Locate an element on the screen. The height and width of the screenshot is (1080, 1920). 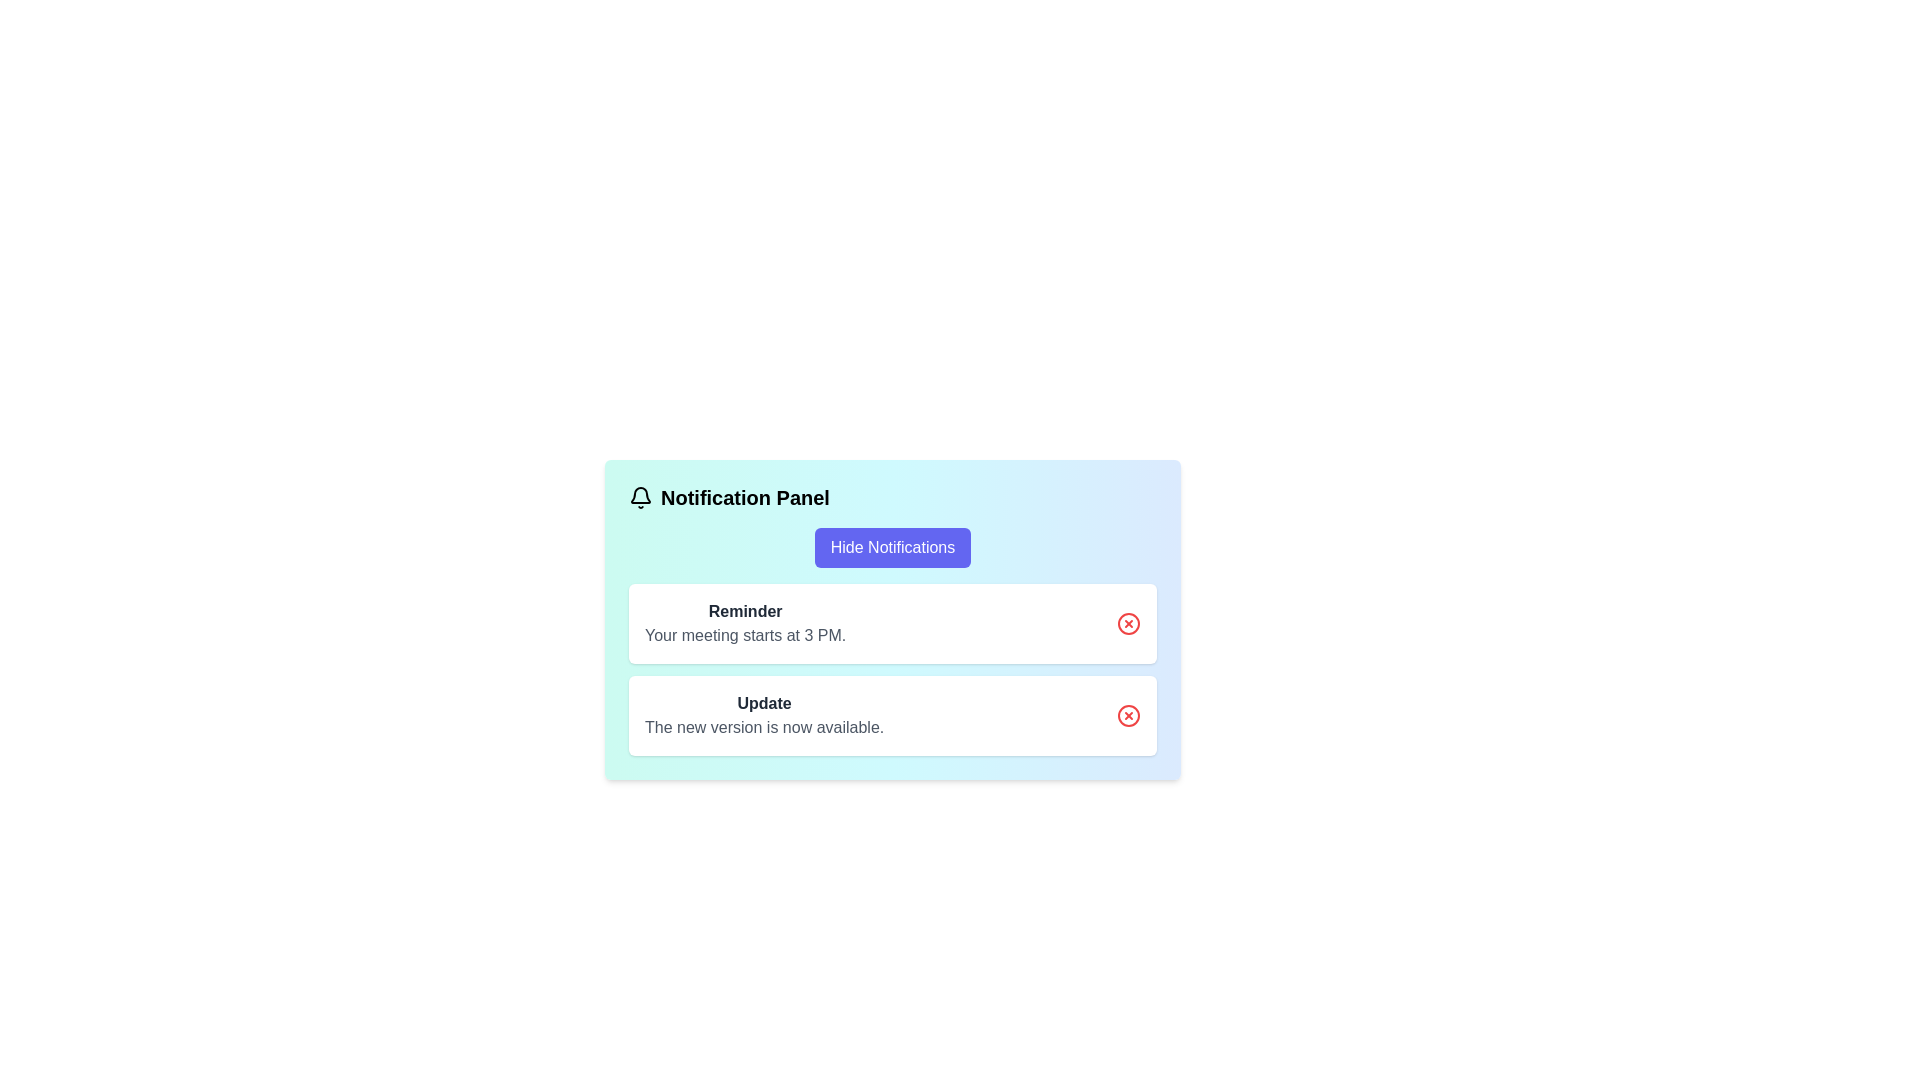
the bold text label displaying 'Update' located in the second notification section below the 'Reminder' notification is located at coordinates (763, 703).